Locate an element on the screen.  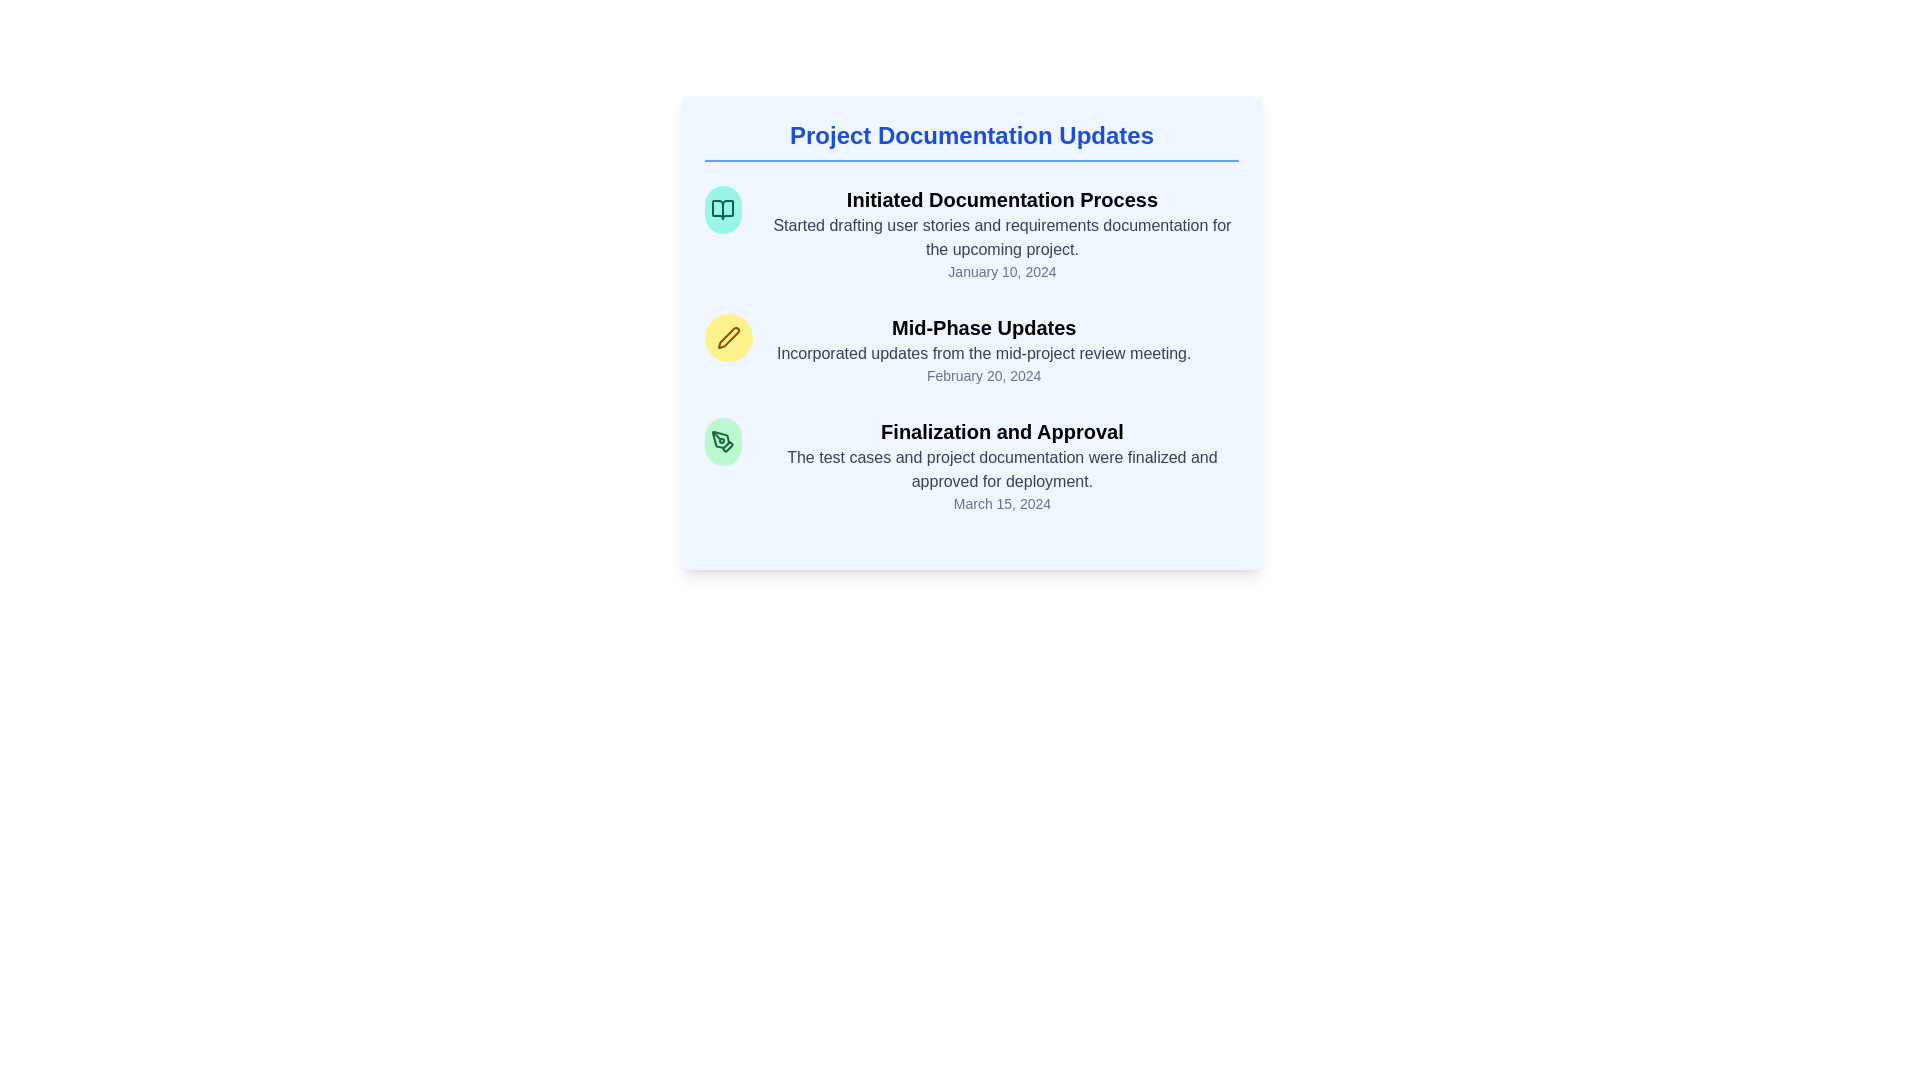
text content of the informational block titled 'Initiated Documentation Process', which includes a description and a date is located at coordinates (971, 233).